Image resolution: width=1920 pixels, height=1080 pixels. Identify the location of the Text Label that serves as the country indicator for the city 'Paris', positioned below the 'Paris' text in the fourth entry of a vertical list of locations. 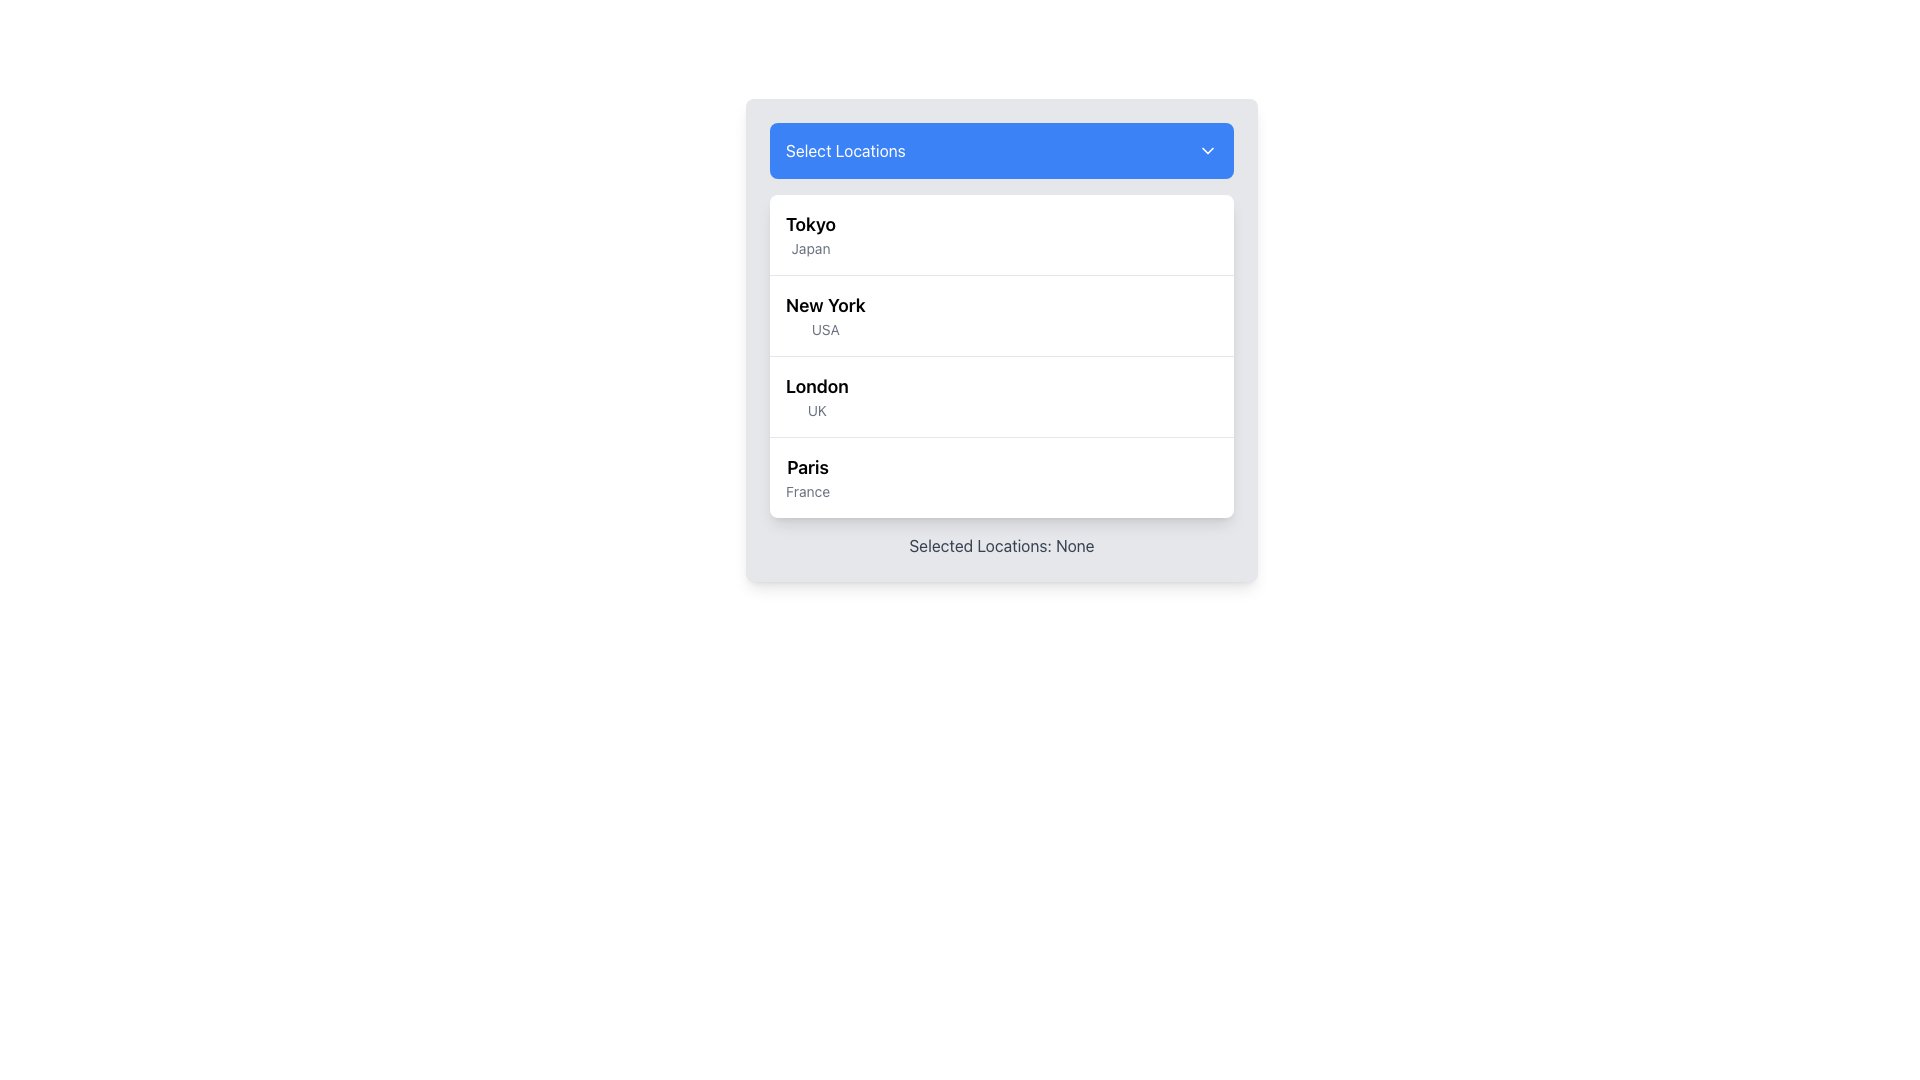
(808, 492).